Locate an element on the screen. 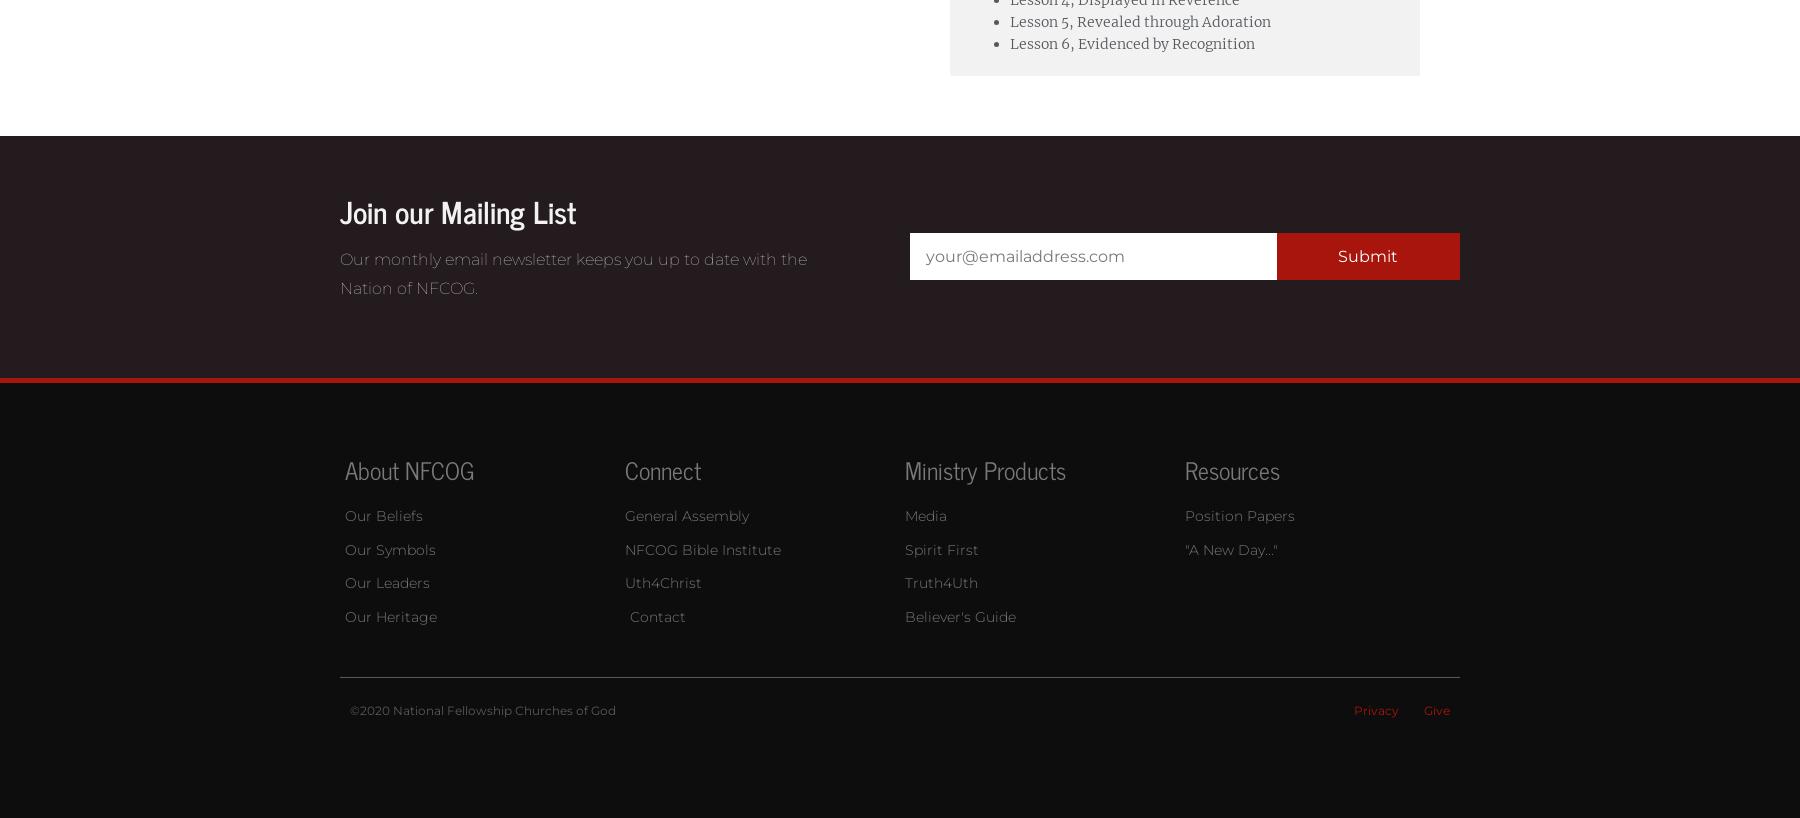 This screenshot has width=1800, height=818. 'Our Heritage' is located at coordinates (390, 617).